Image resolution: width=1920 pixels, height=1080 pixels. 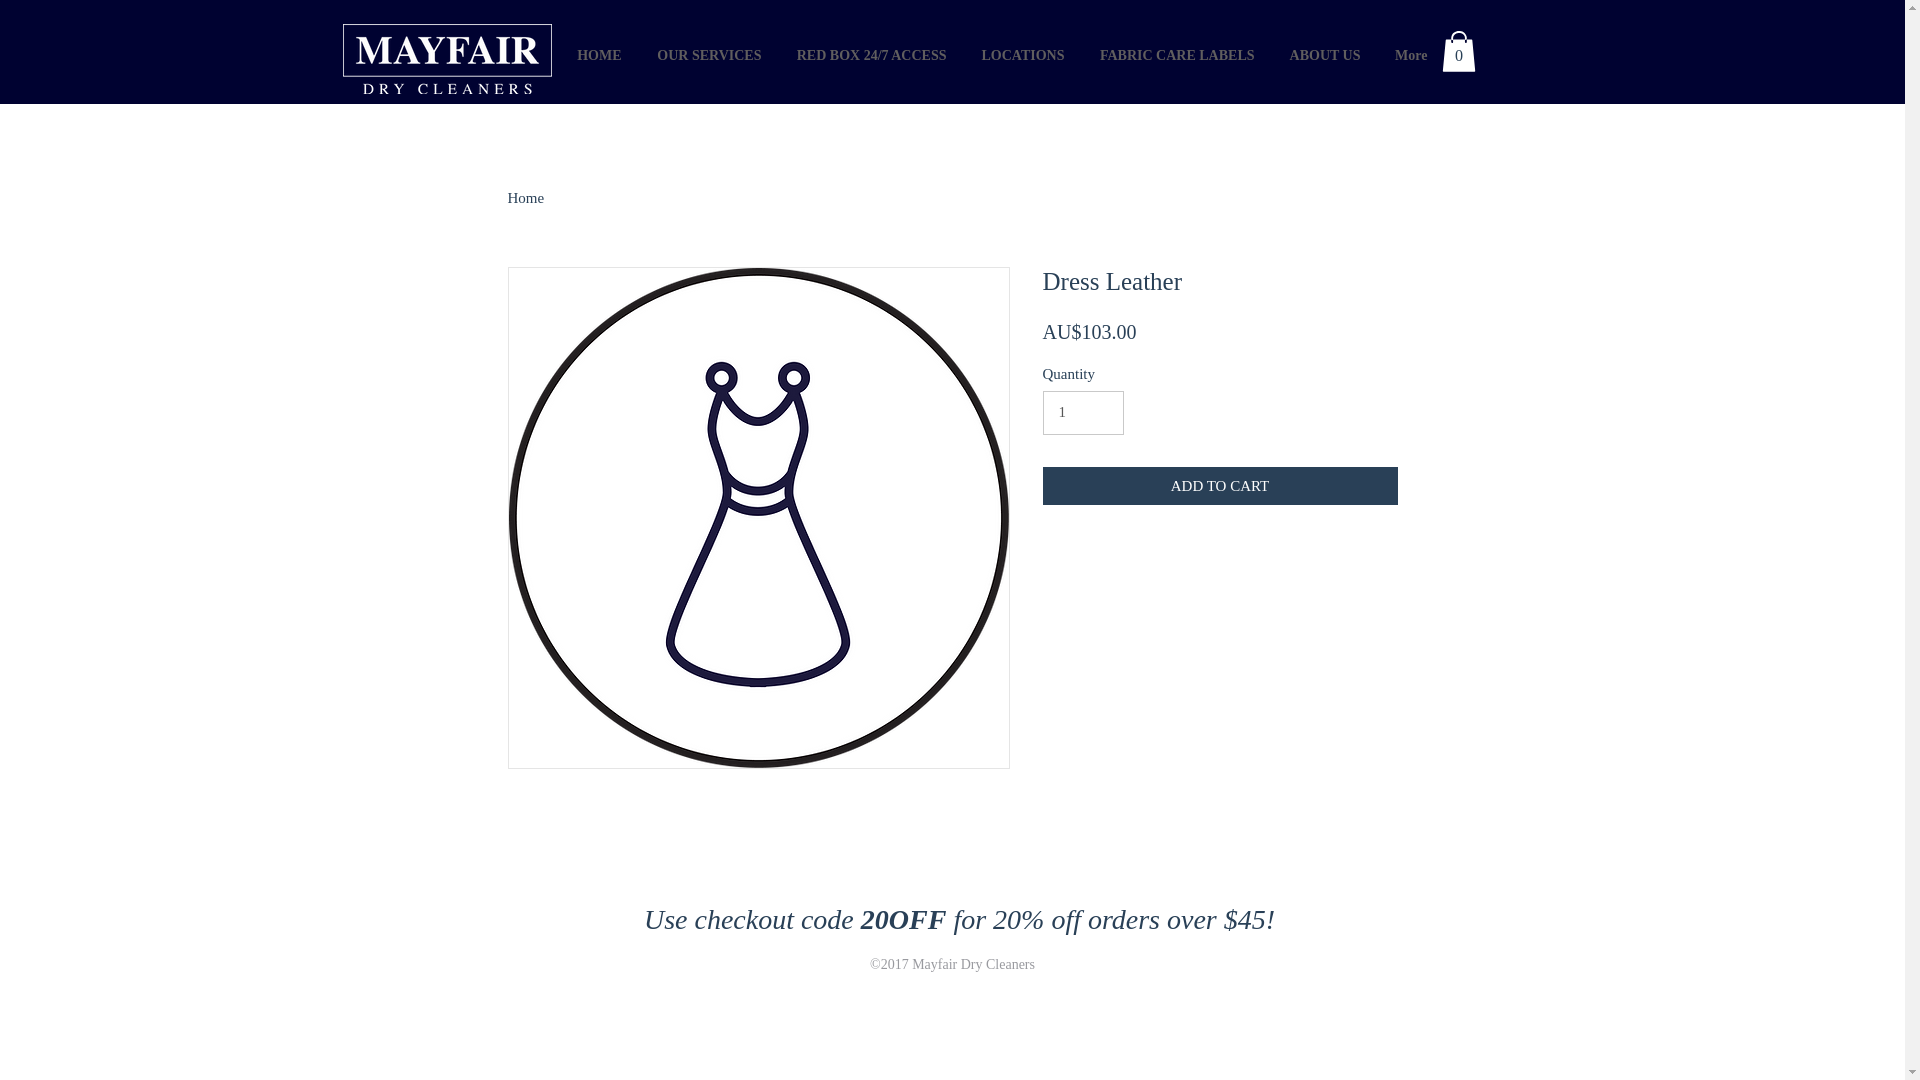 I want to click on 'LOCATIONS', so click(x=1021, y=54).